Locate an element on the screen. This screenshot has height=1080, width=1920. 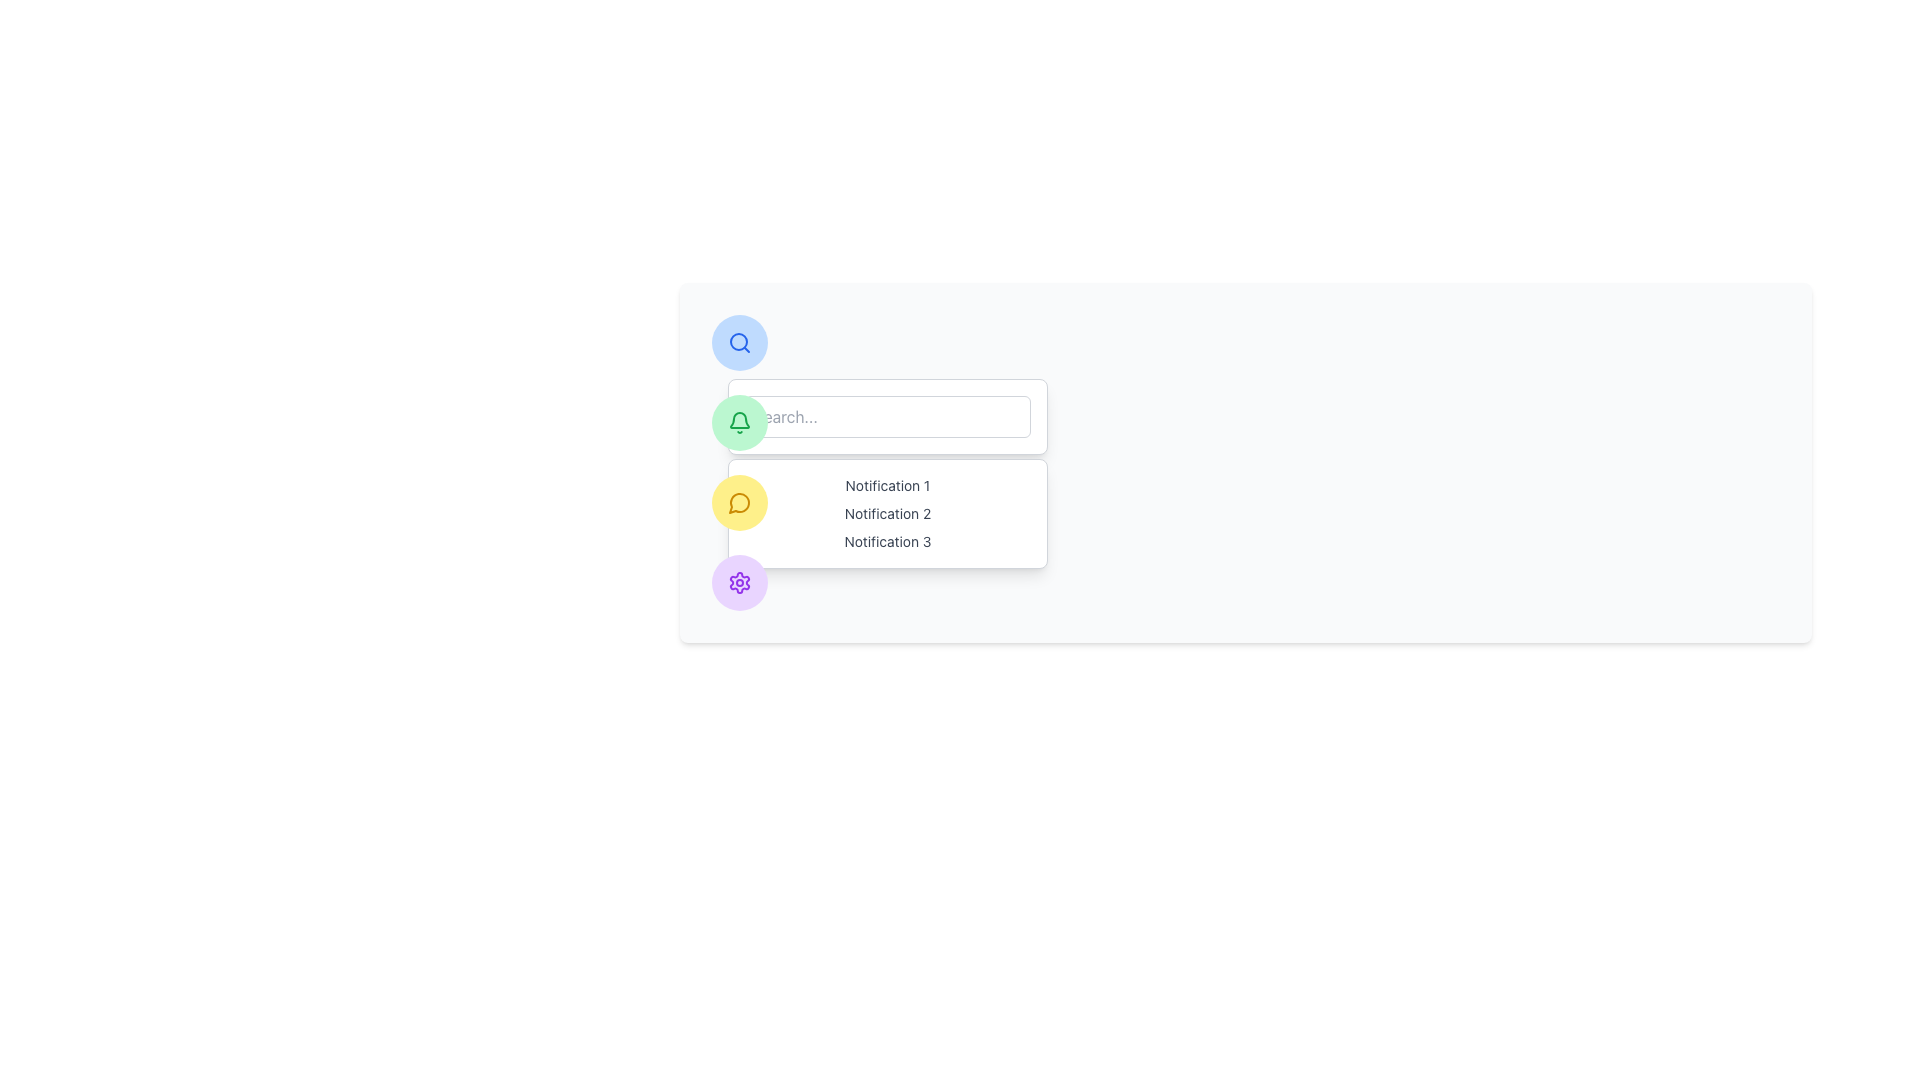
the settings icon represented by a cogwheel at the bottom right corner of the navigation column is located at coordinates (738, 582).